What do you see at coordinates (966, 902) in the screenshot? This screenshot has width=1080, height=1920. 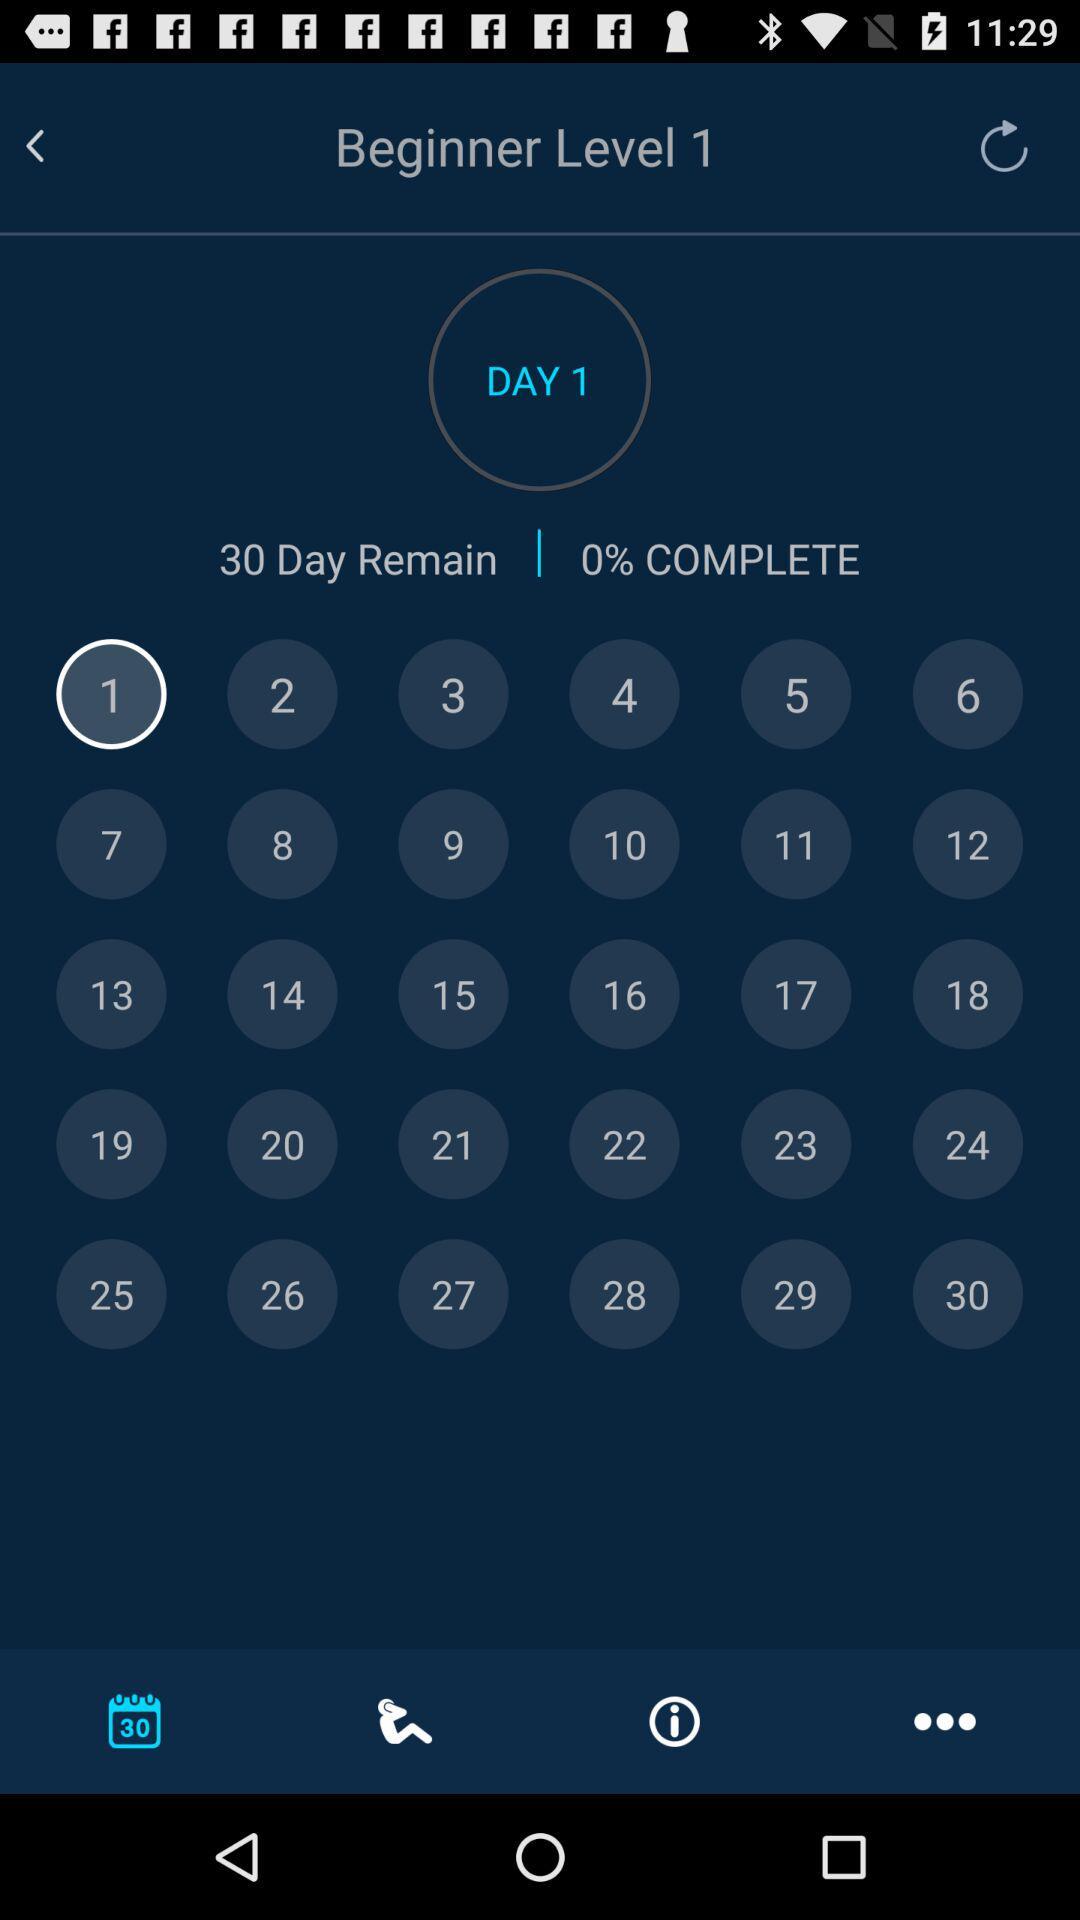 I see `the edit icon` at bounding box center [966, 902].